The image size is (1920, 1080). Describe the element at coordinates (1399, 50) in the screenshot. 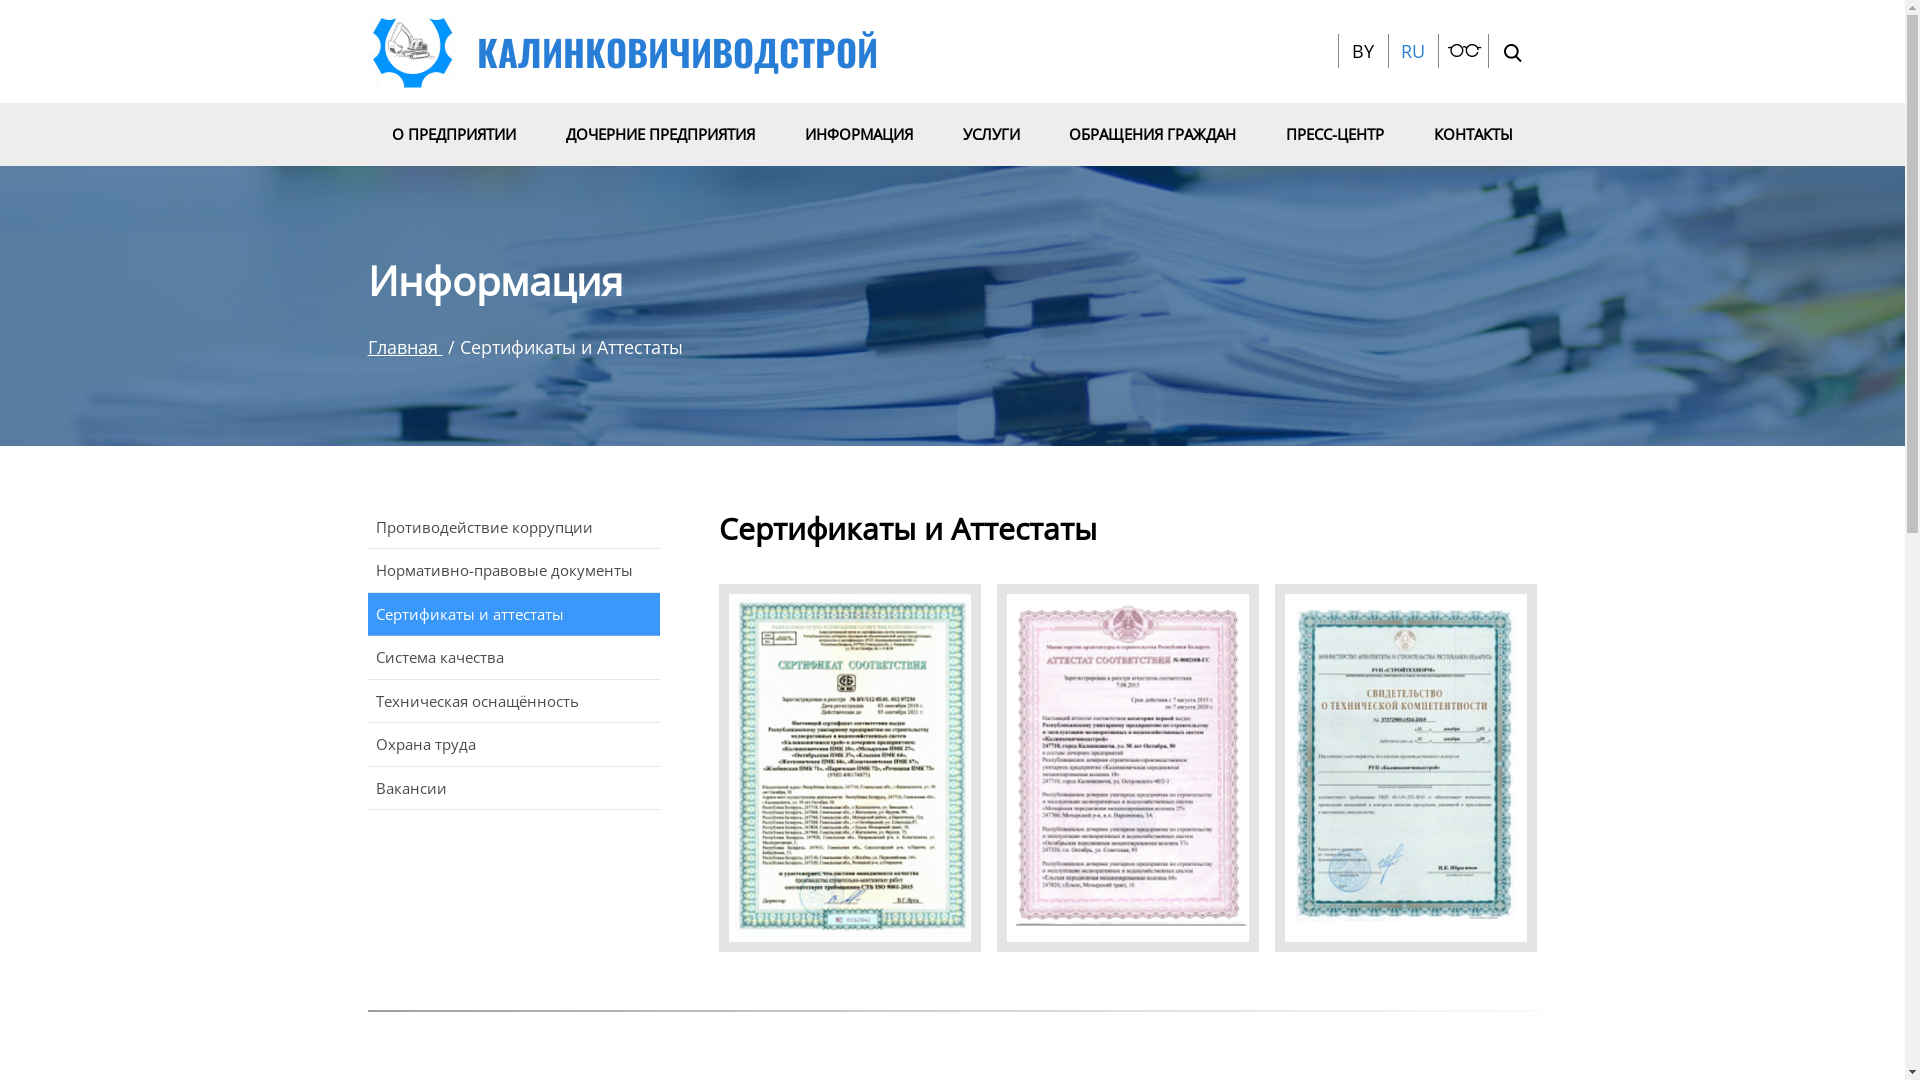

I see `'RU'` at that location.